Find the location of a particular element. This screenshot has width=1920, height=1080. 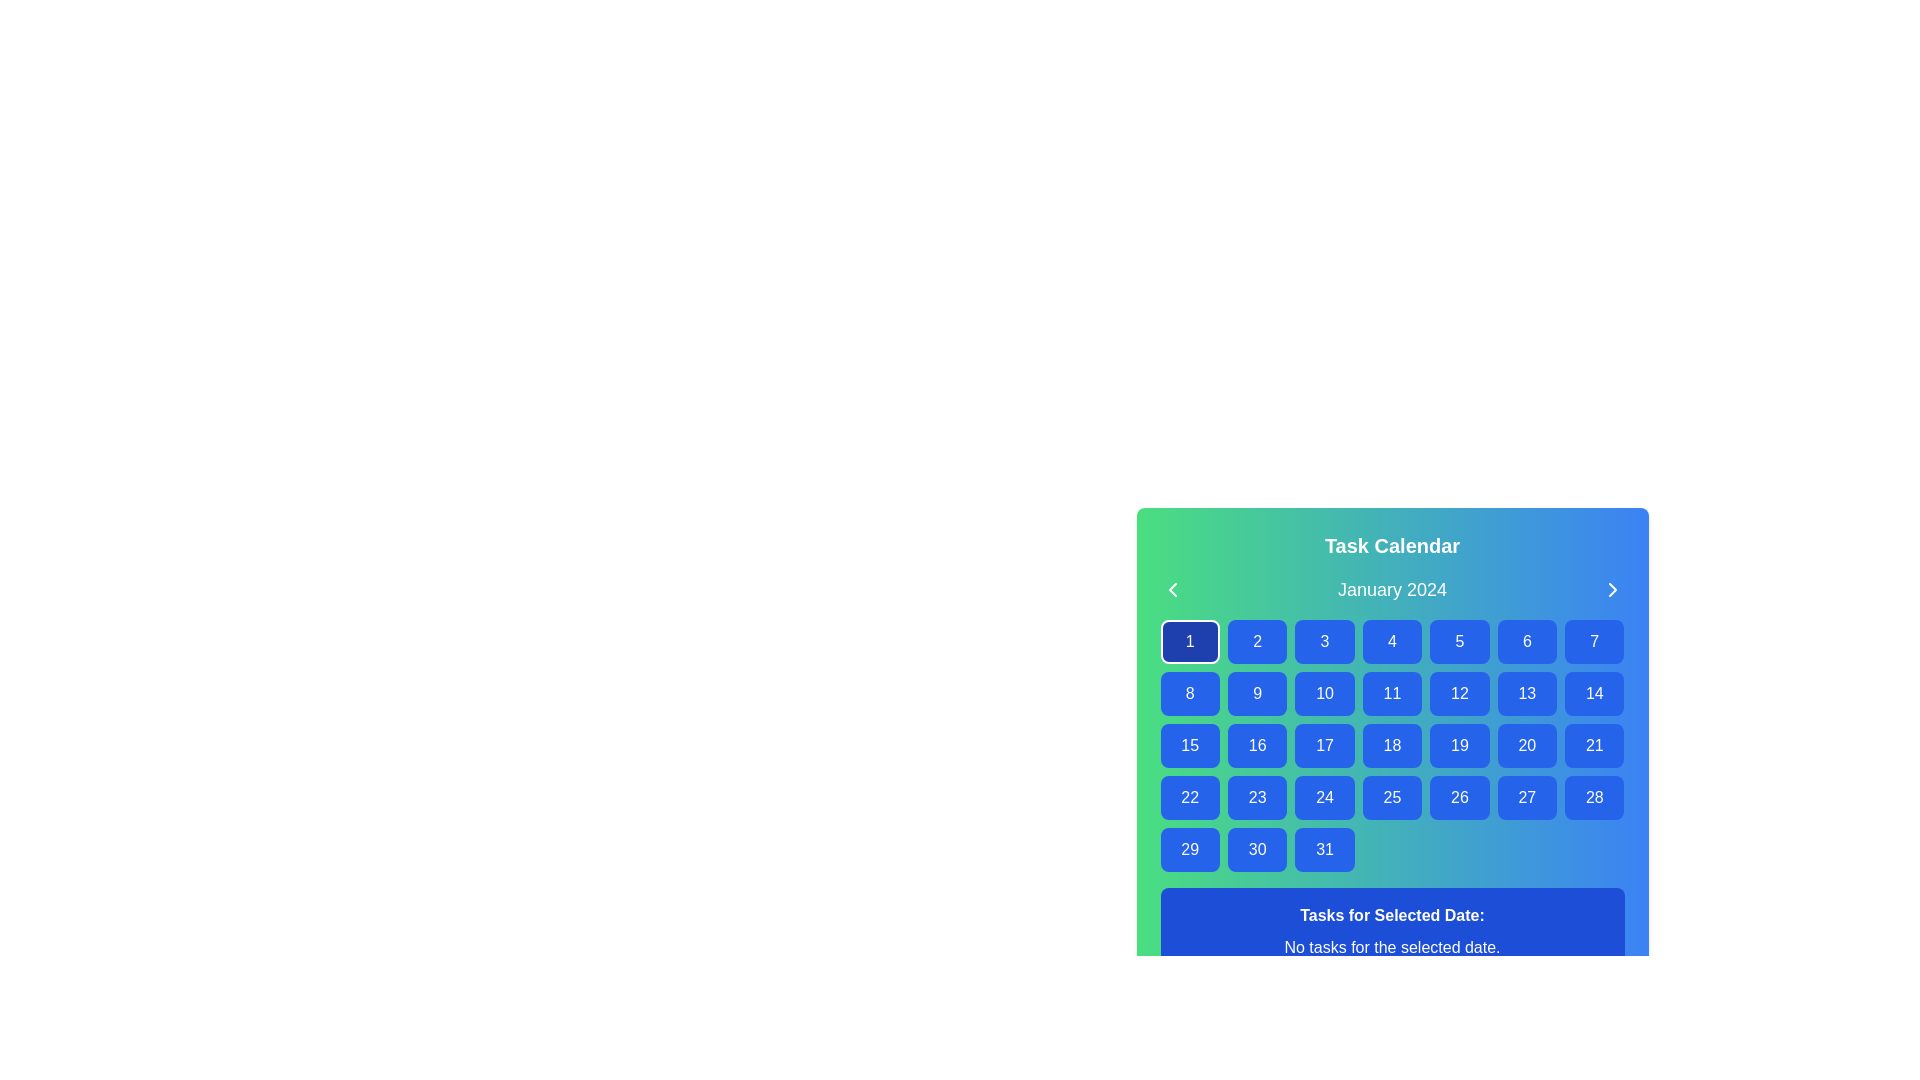

the button that navigates to the next month in the calendar interface, located adjacent to the 'January 2024' title in the top-right corner is located at coordinates (1612, 589).